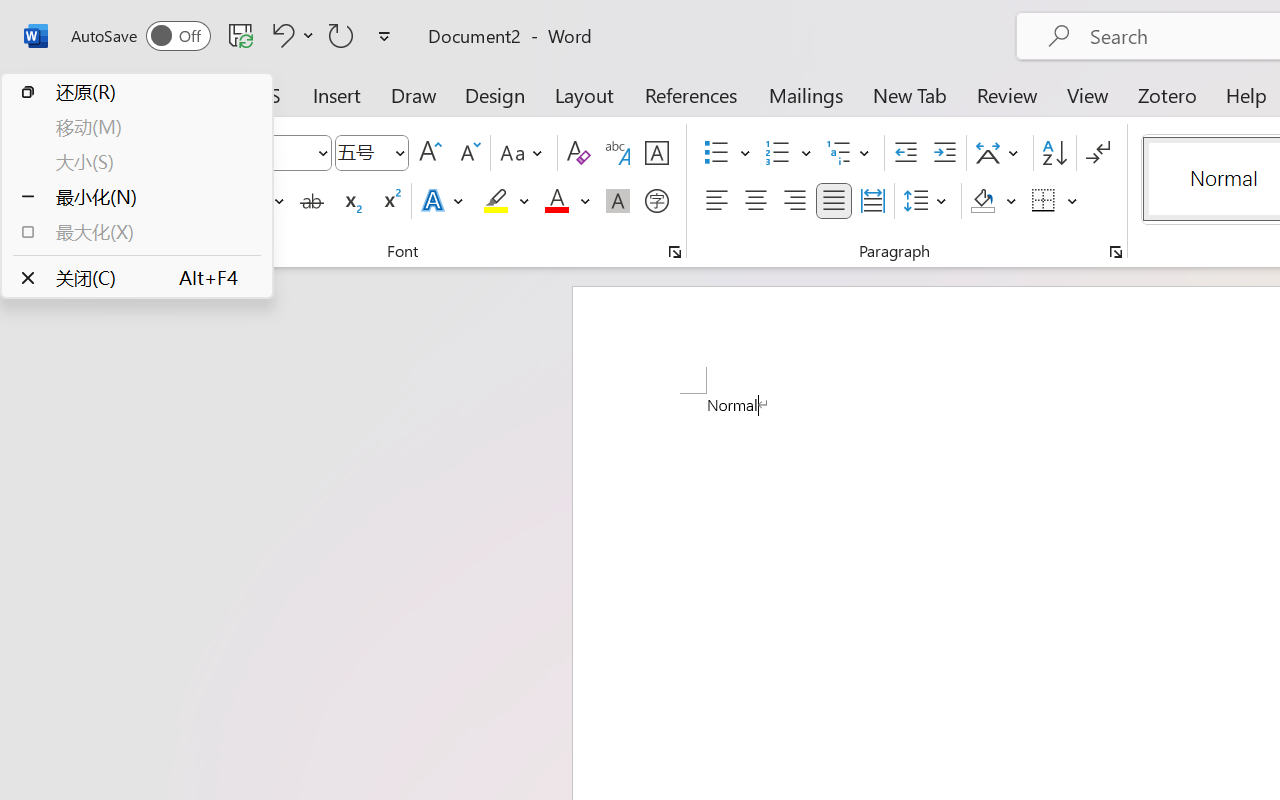  I want to click on 'New Tab', so click(909, 94).